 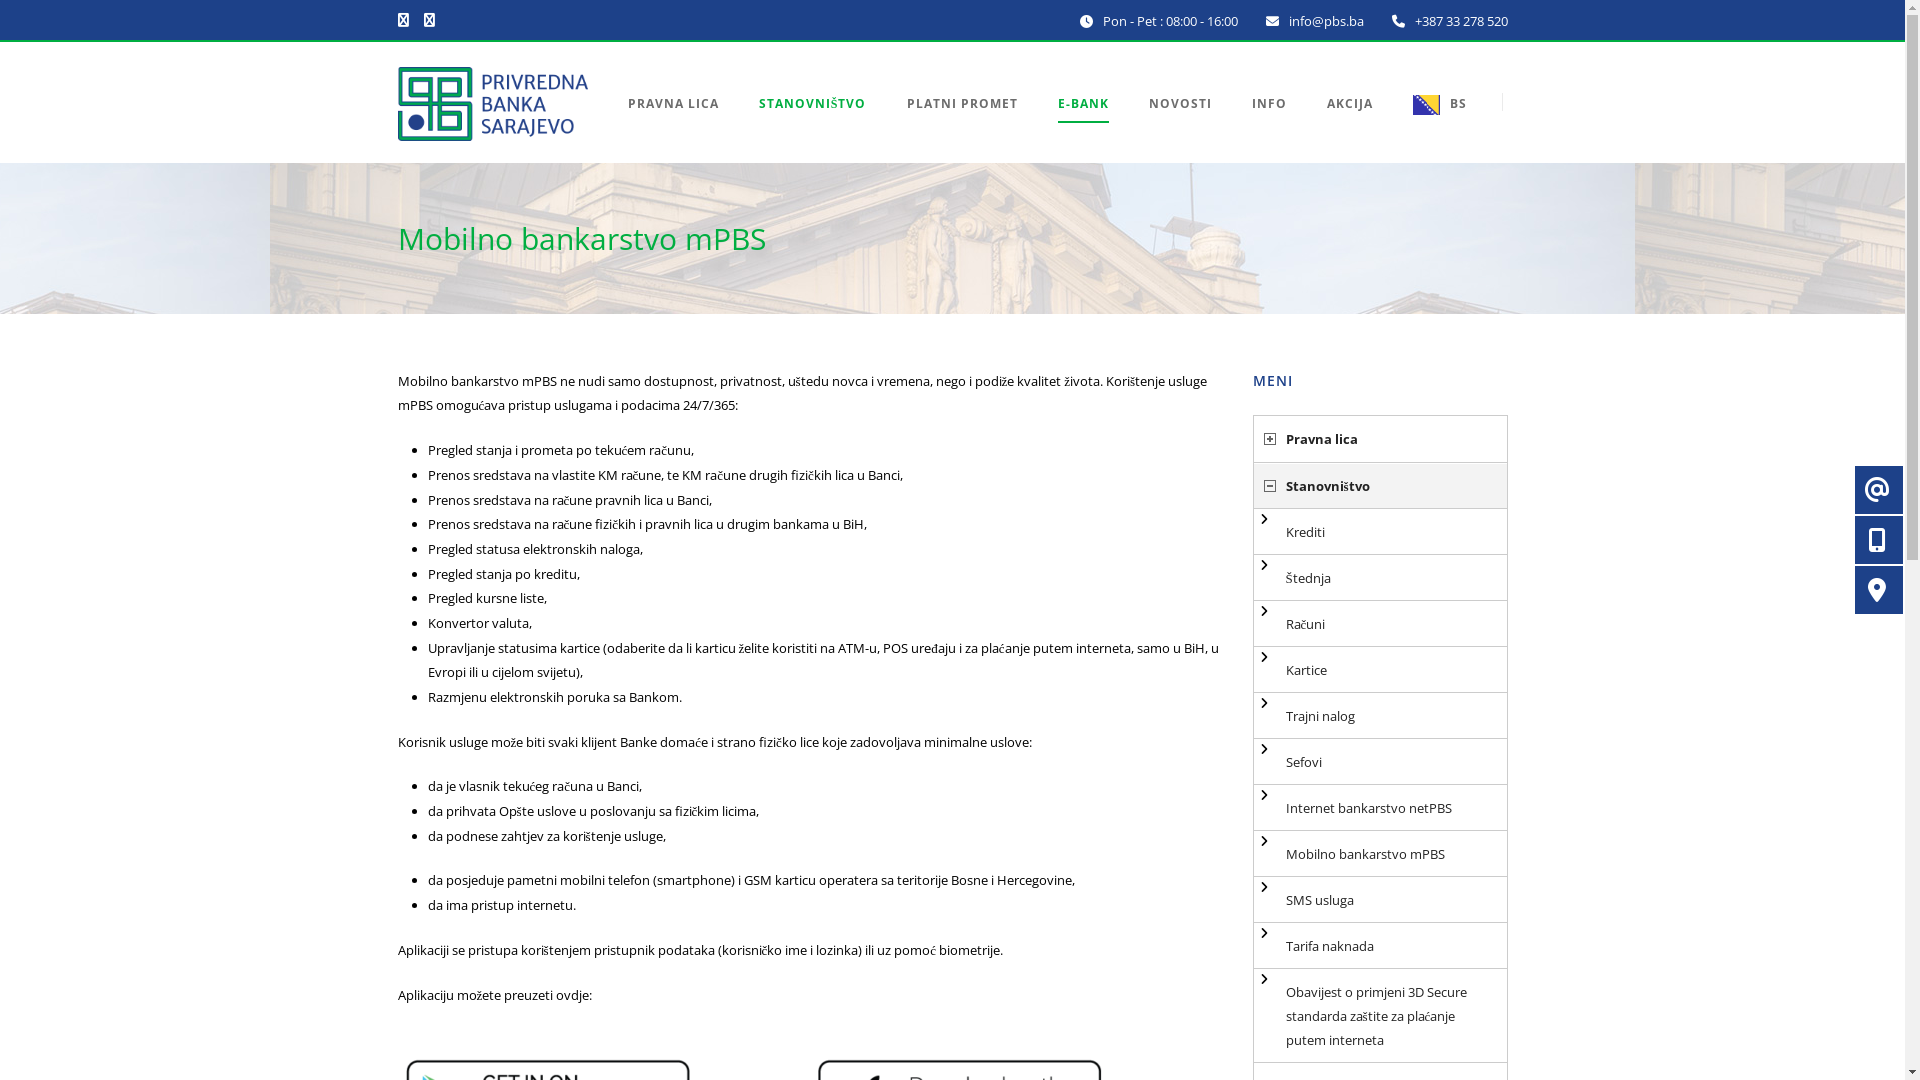 What do you see at coordinates (1379, 806) in the screenshot?
I see `'Internet bankarstvo netPBS'` at bounding box center [1379, 806].